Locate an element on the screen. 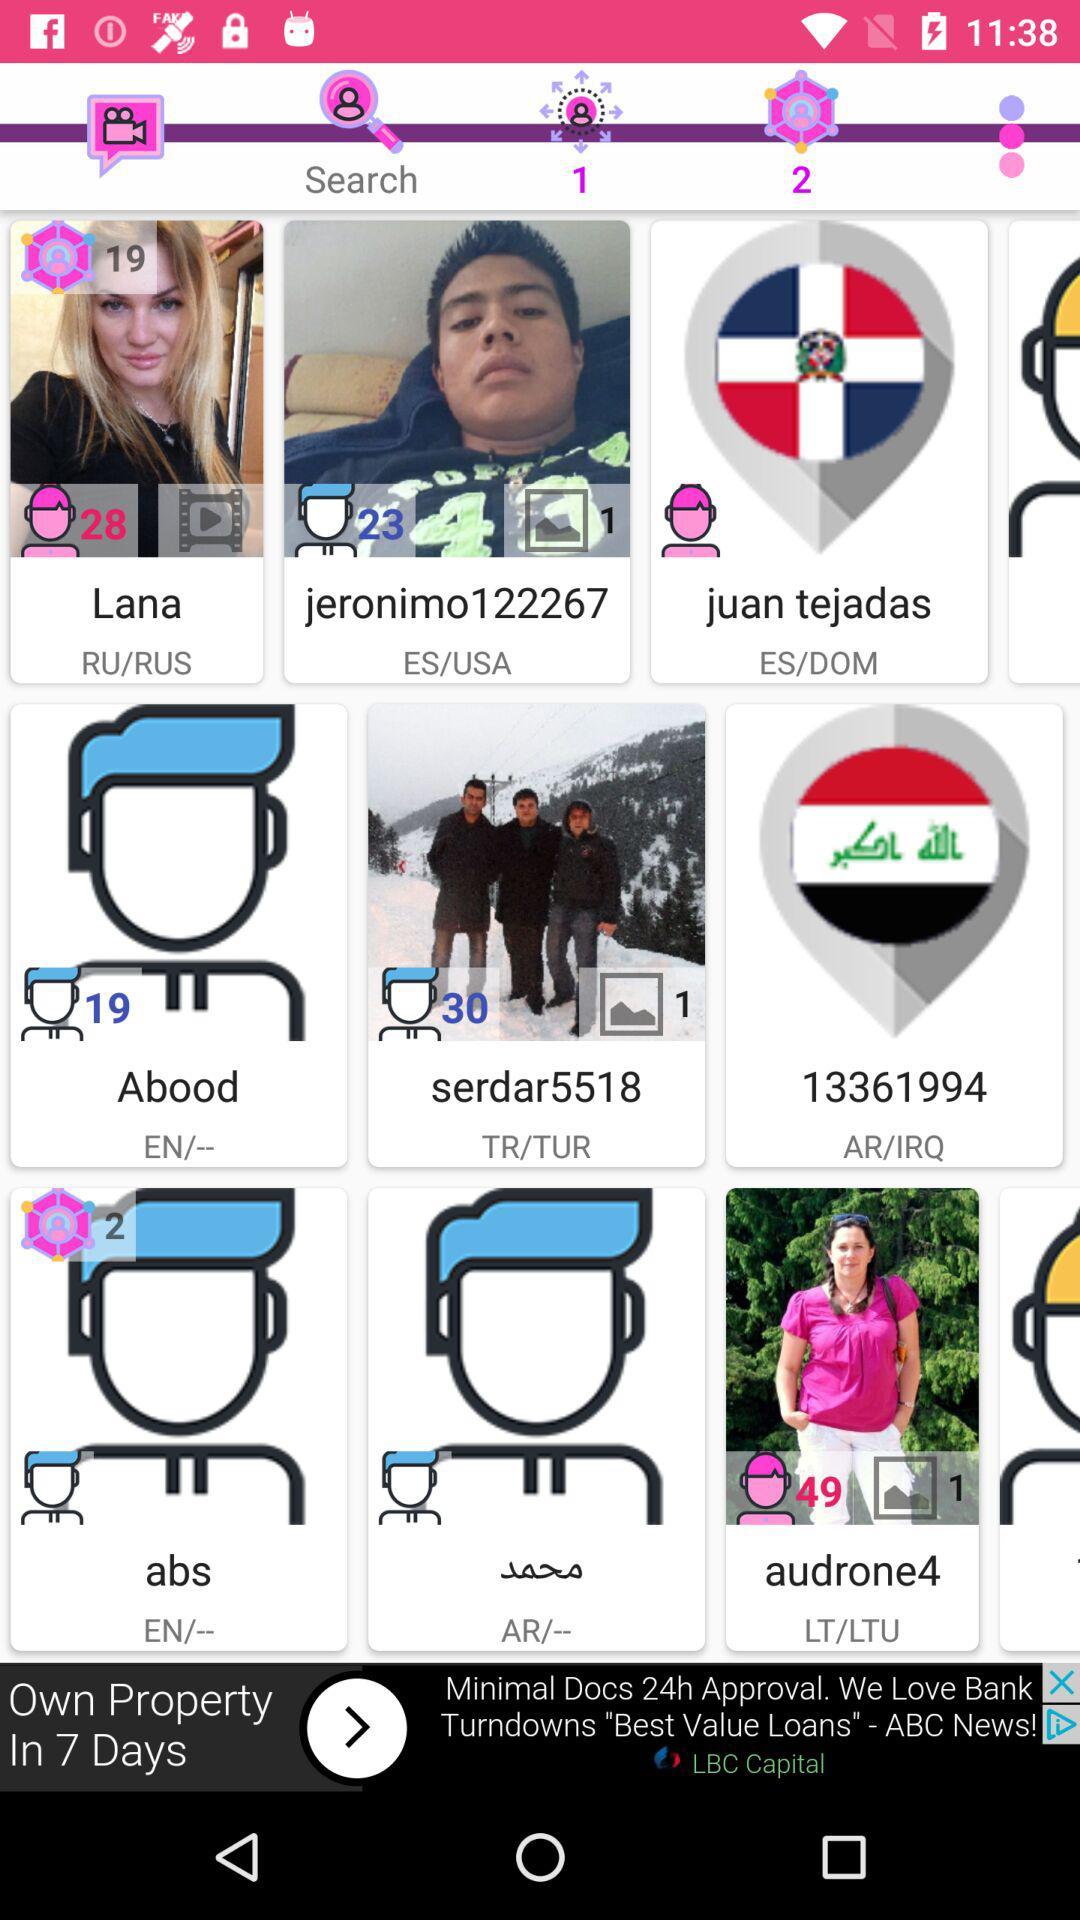 The width and height of the screenshot is (1080, 1920). loads a person 's profile is located at coordinates (1043, 388).